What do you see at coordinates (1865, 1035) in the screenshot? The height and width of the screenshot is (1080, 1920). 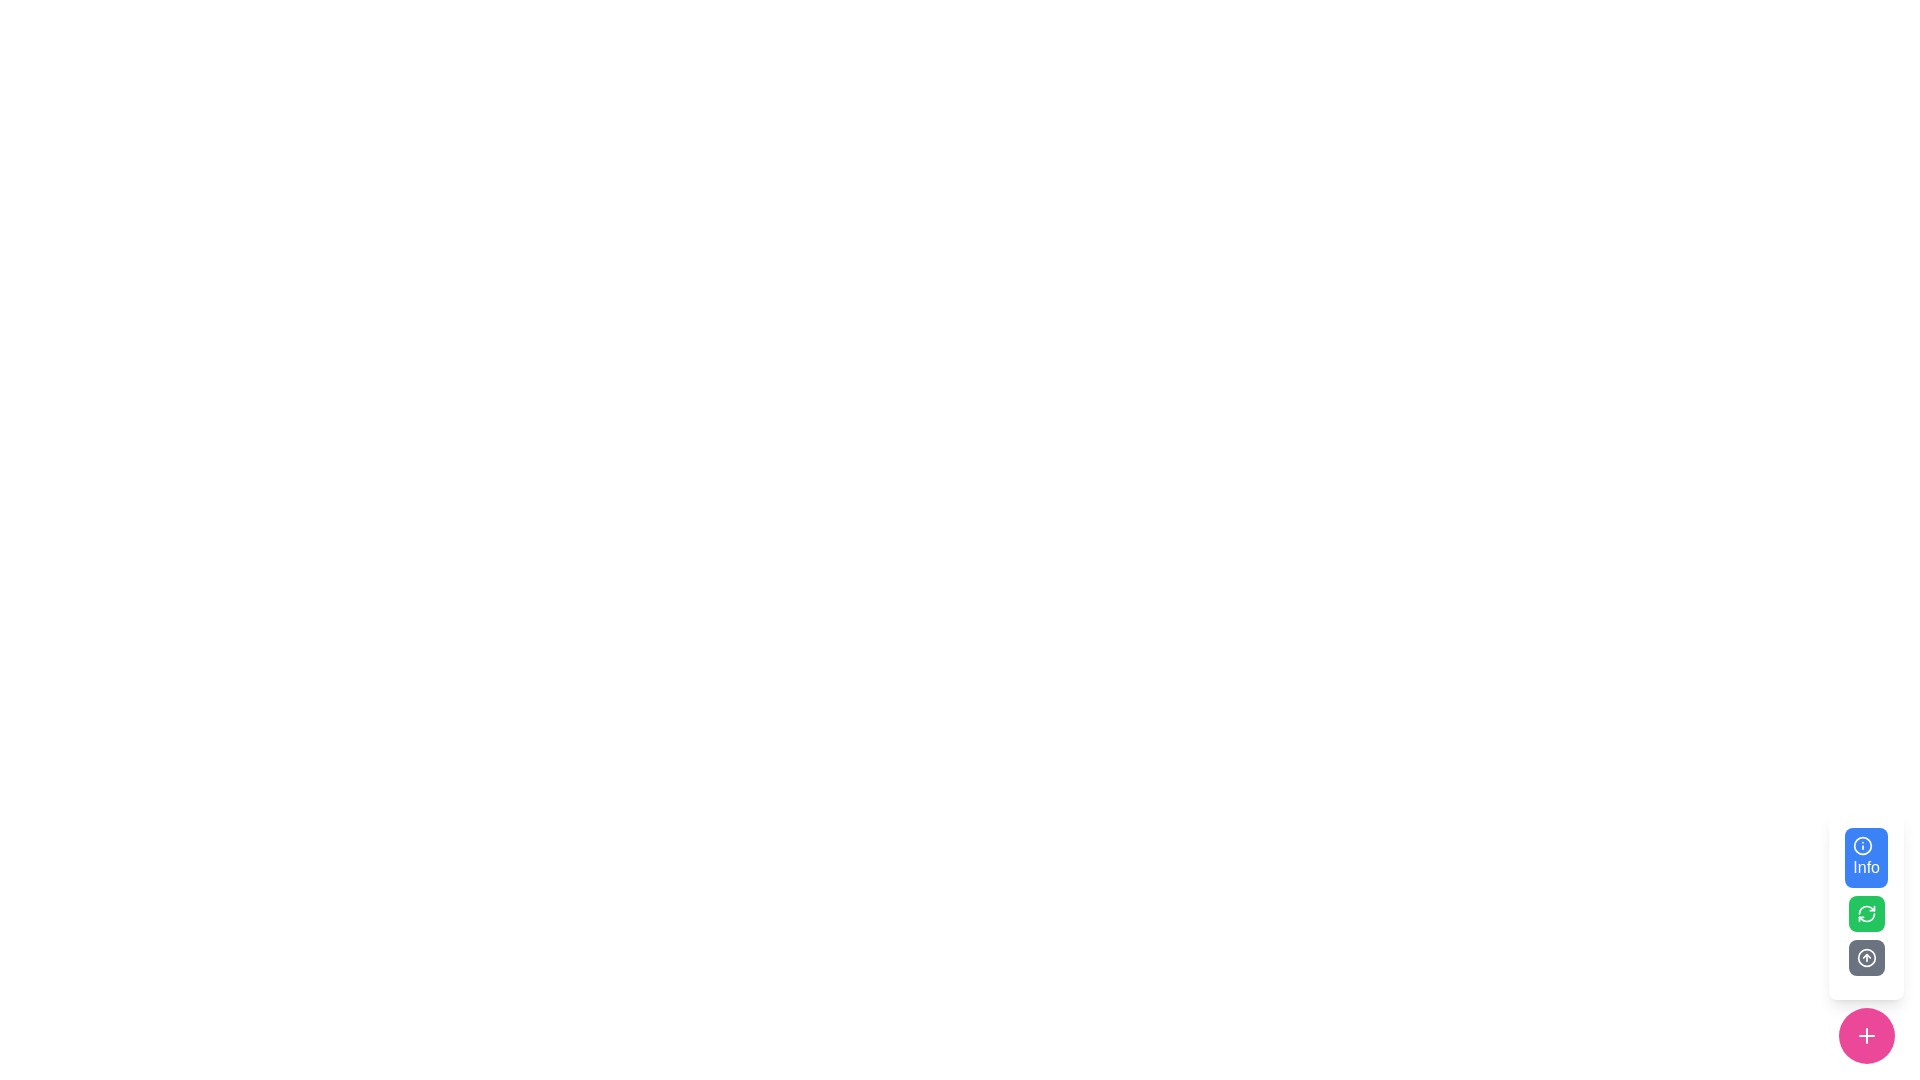 I see `the circular pink button with a white '+' symbol located at the bottom-right corner of the interface` at bounding box center [1865, 1035].